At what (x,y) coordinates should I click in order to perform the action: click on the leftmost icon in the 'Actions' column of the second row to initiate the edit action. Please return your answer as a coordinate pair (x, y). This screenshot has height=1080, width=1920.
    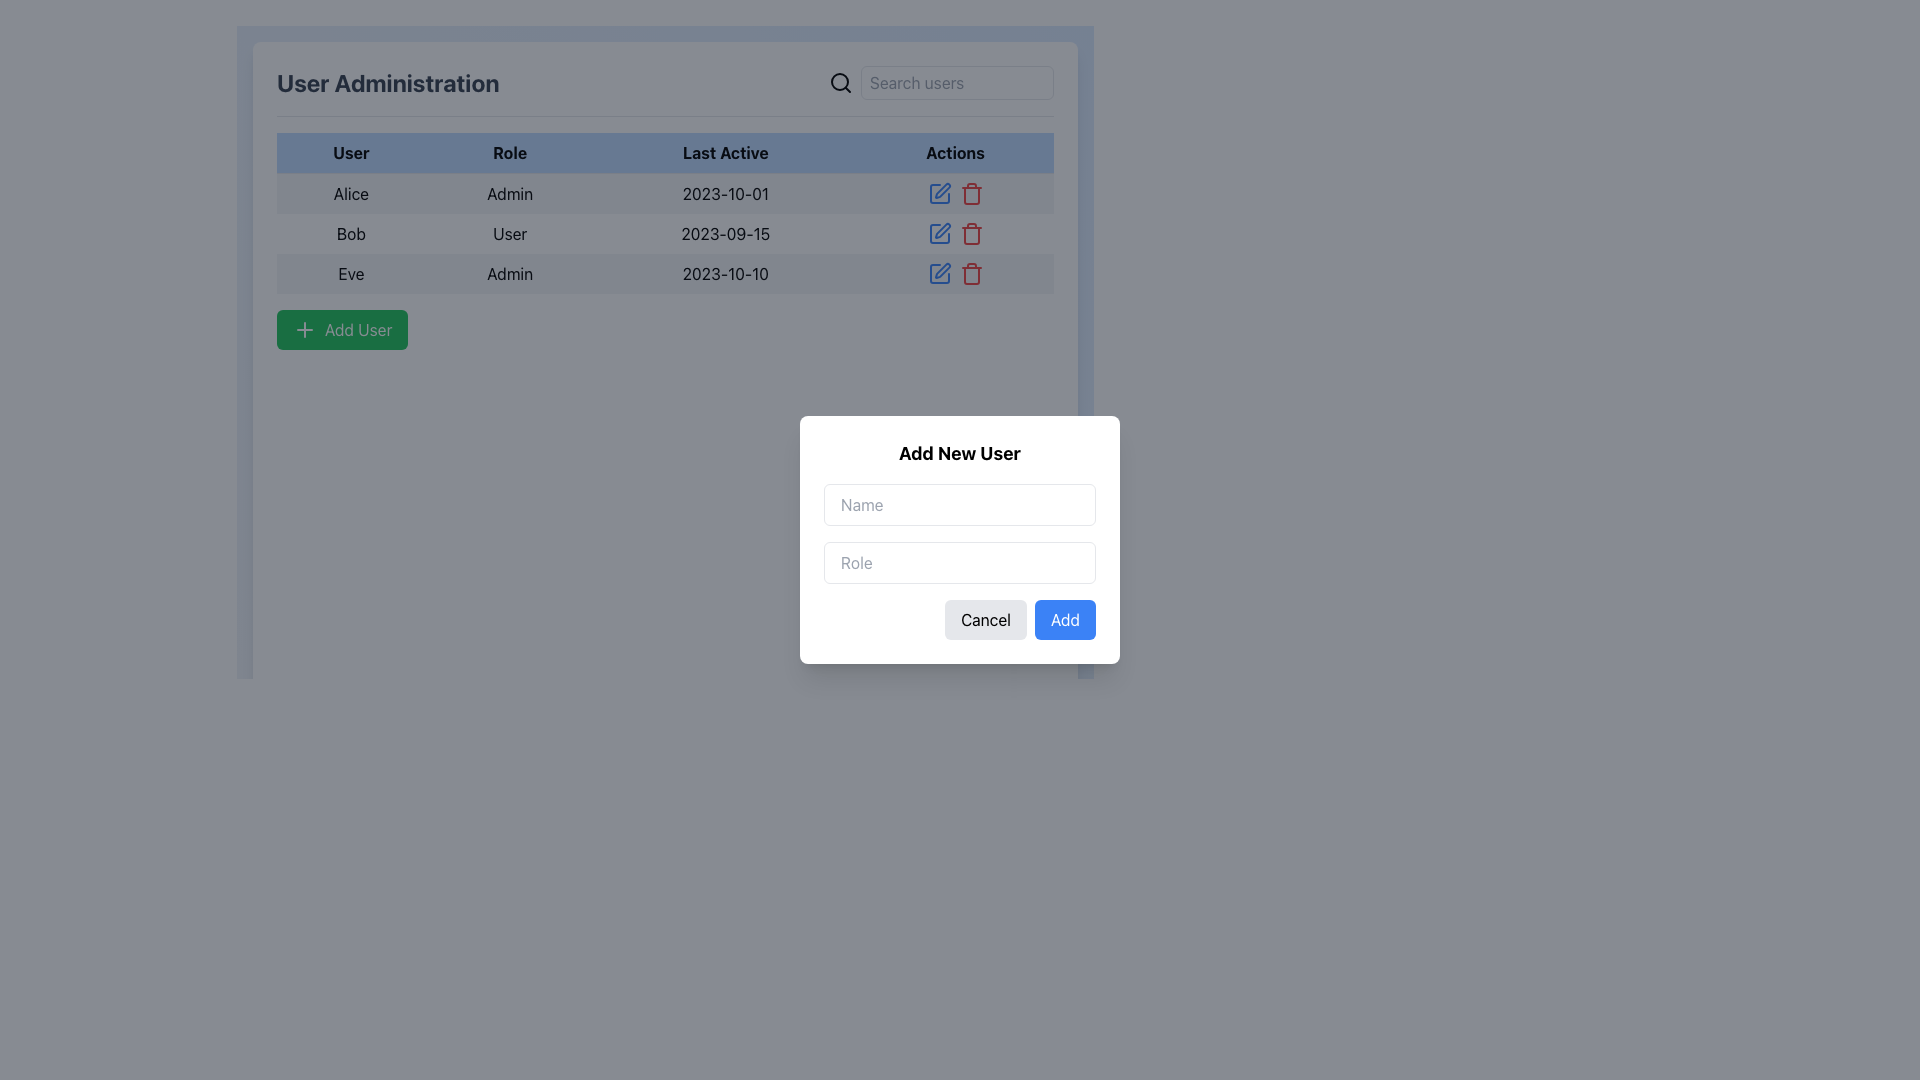
    Looking at the image, I should click on (940, 230).